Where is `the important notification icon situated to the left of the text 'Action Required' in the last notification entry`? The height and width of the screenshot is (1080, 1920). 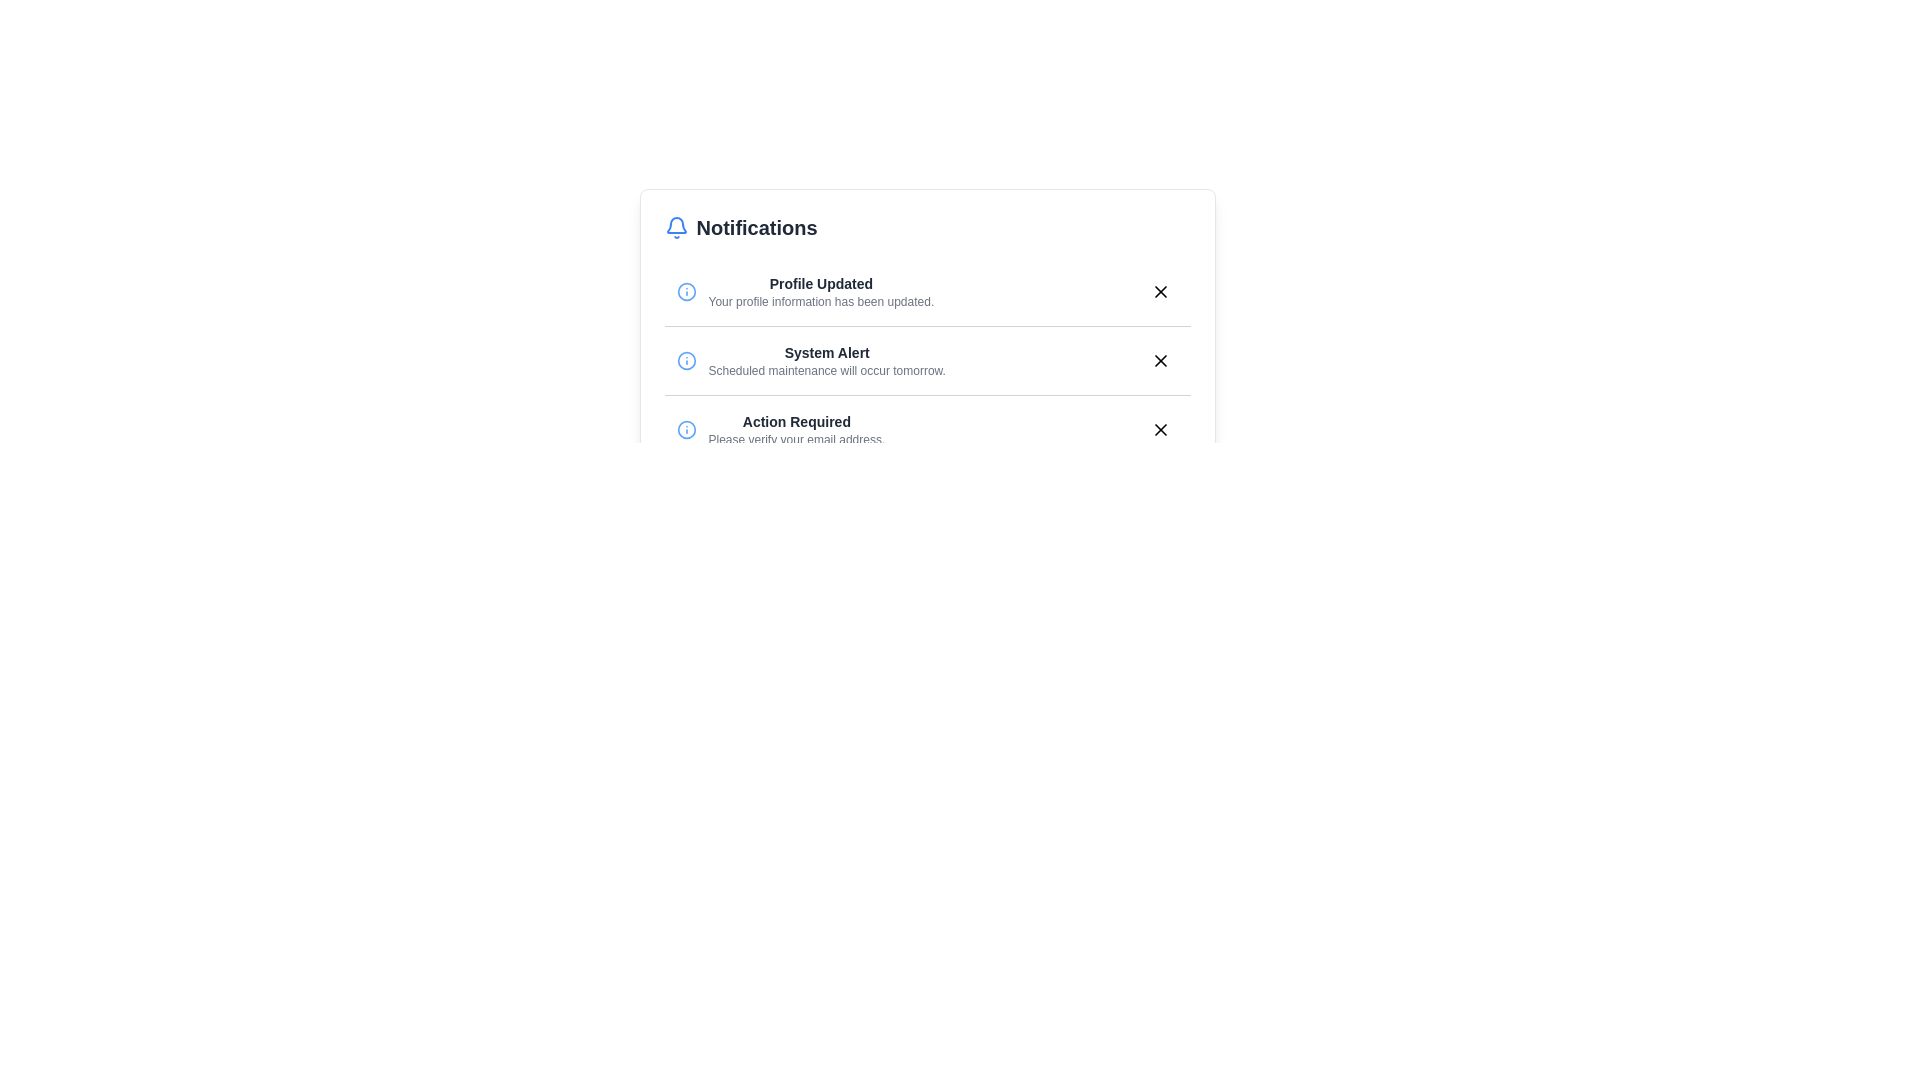
the important notification icon situated to the left of the text 'Action Required' in the last notification entry is located at coordinates (686, 428).